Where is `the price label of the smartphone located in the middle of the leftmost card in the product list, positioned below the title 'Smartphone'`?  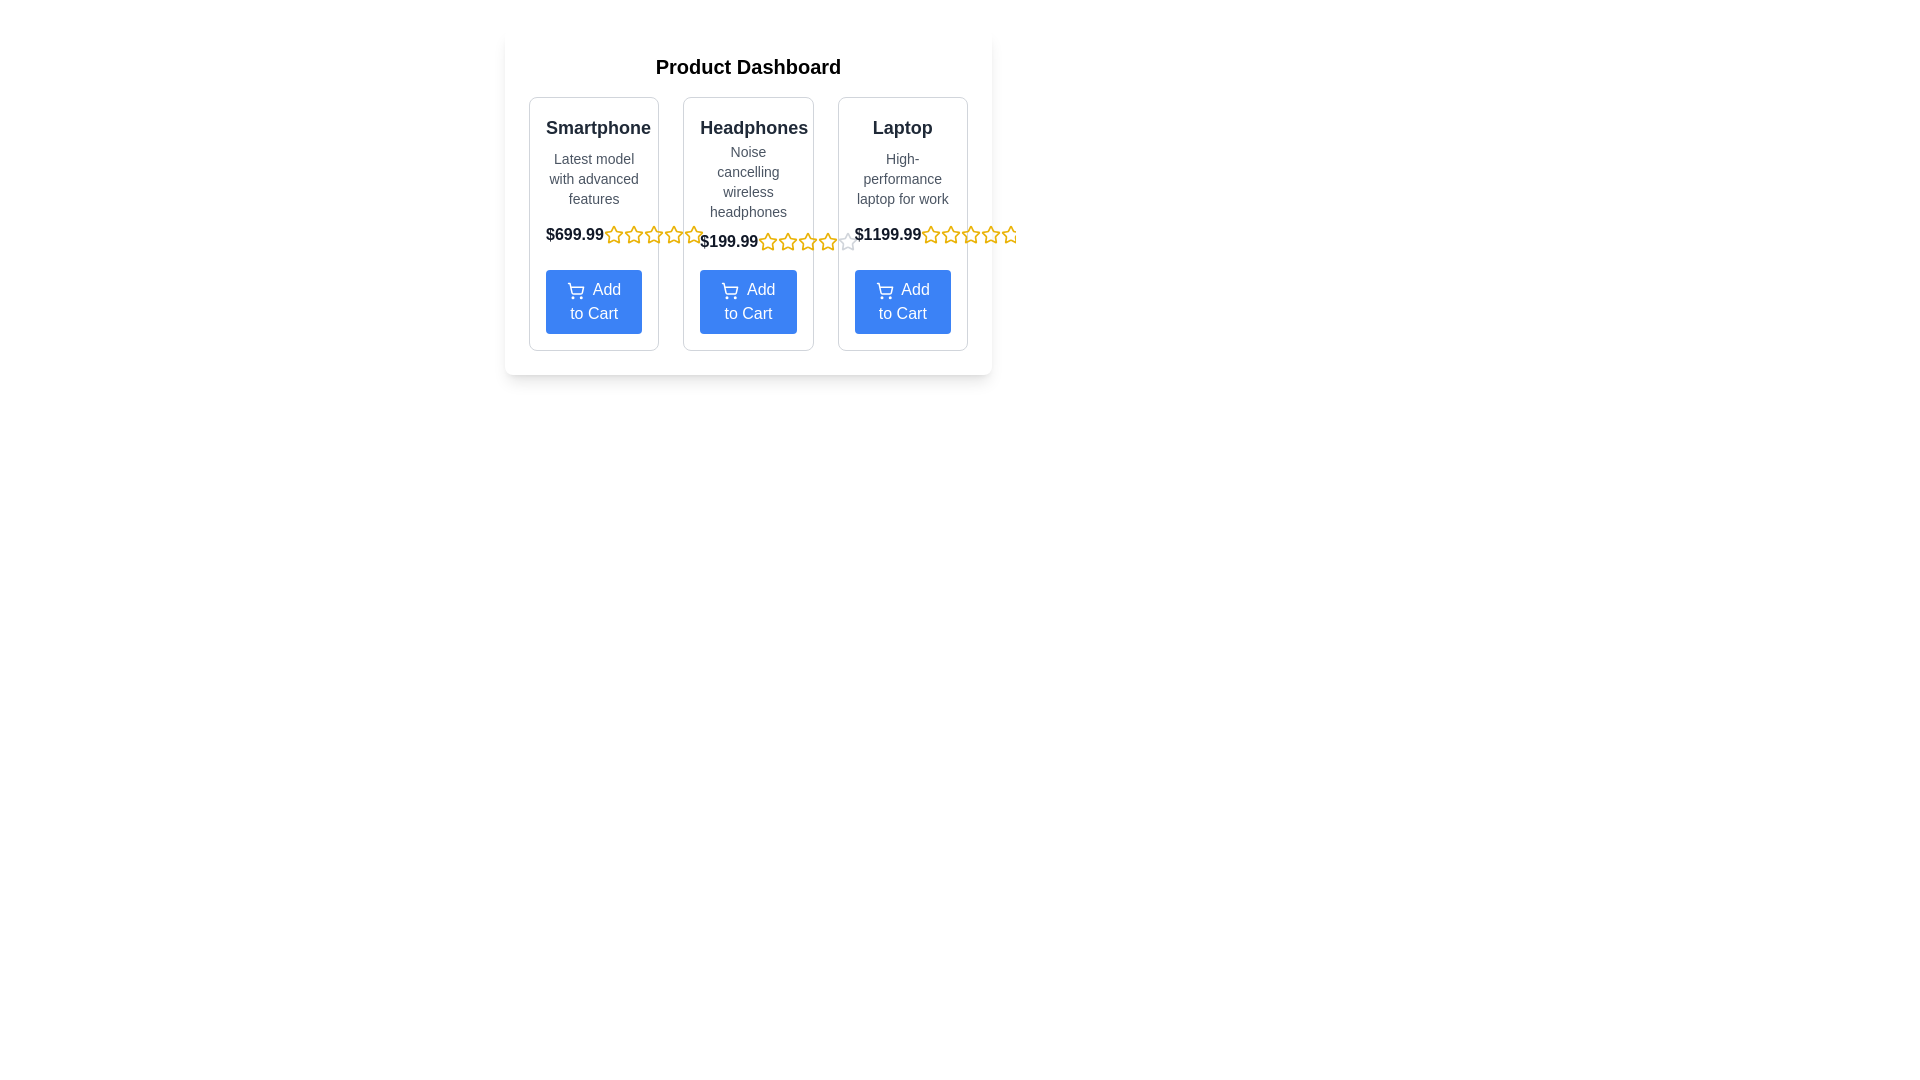
the price label of the smartphone located in the middle of the leftmost card in the product list, positioned below the title 'Smartphone' is located at coordinates (573, 234).